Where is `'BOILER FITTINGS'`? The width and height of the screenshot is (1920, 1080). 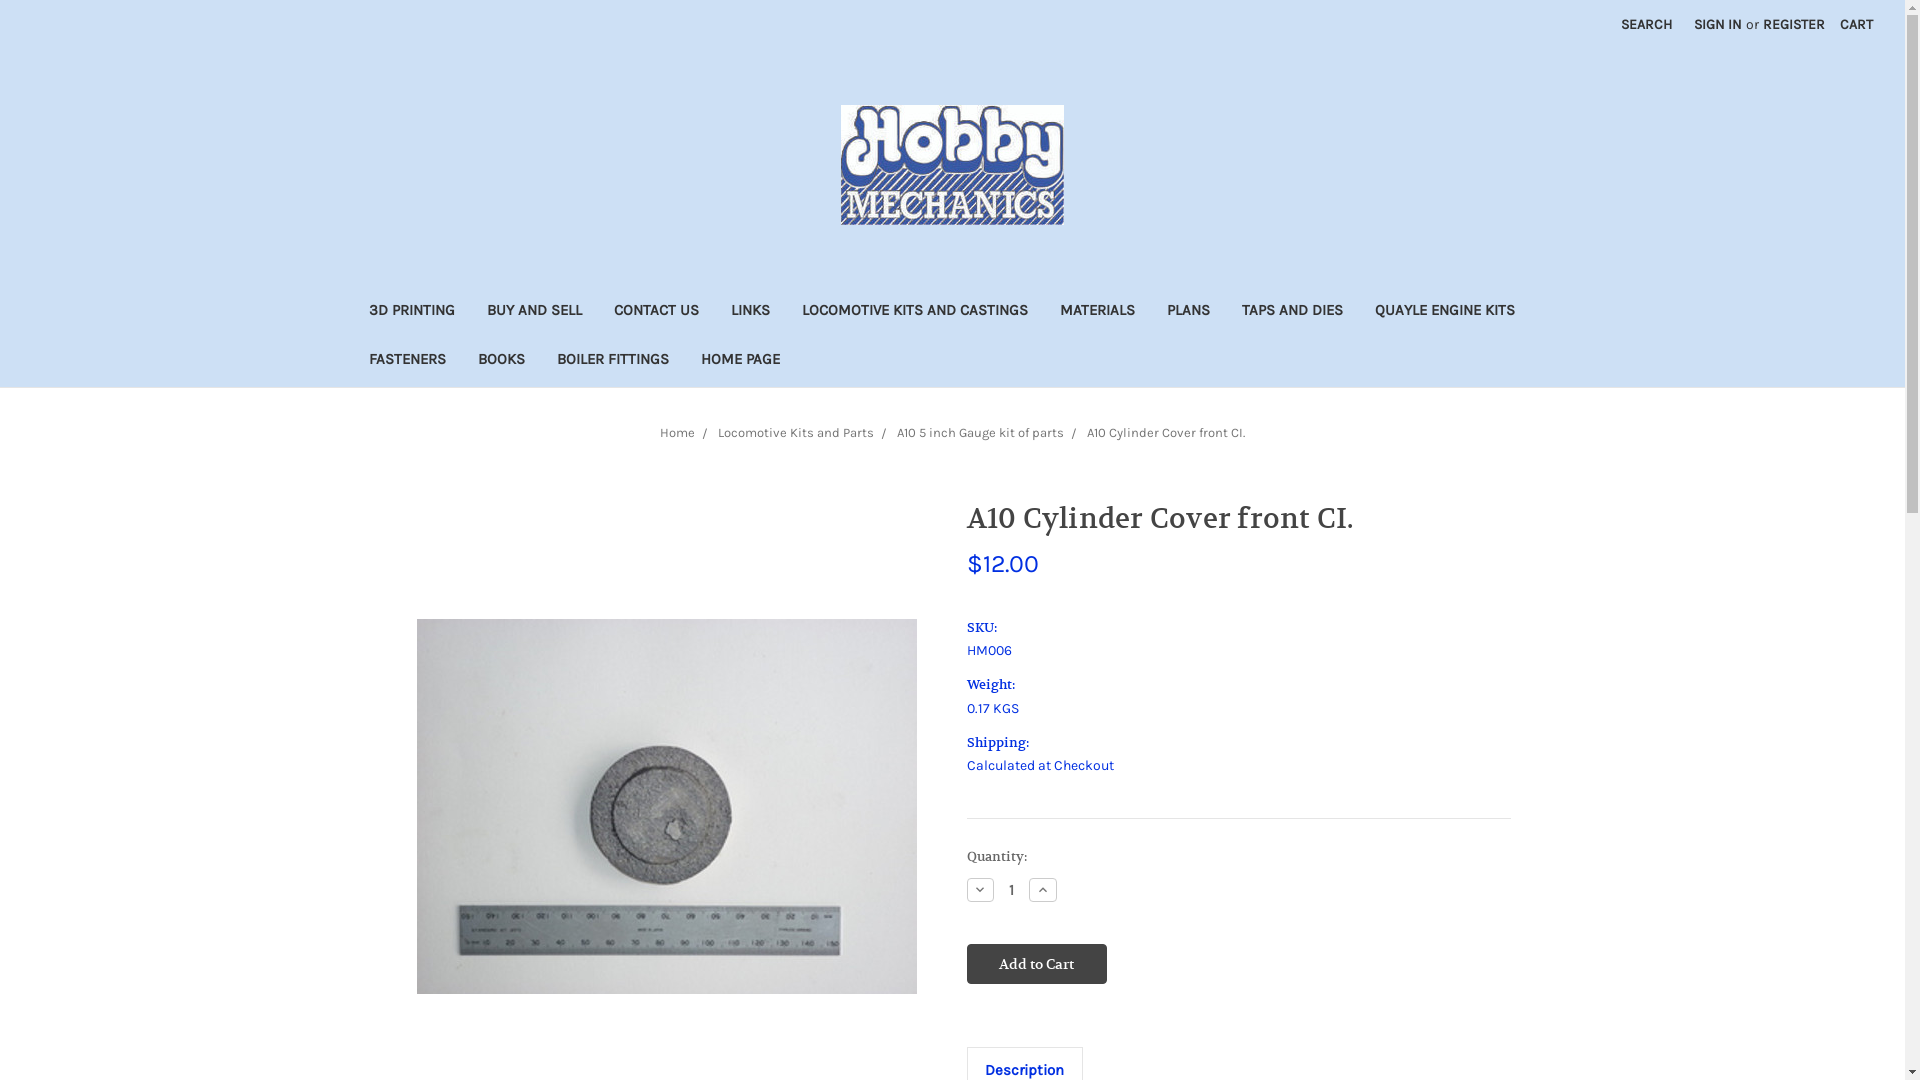
'BOILER FITTINGS' is located at coordinates (610, 361).